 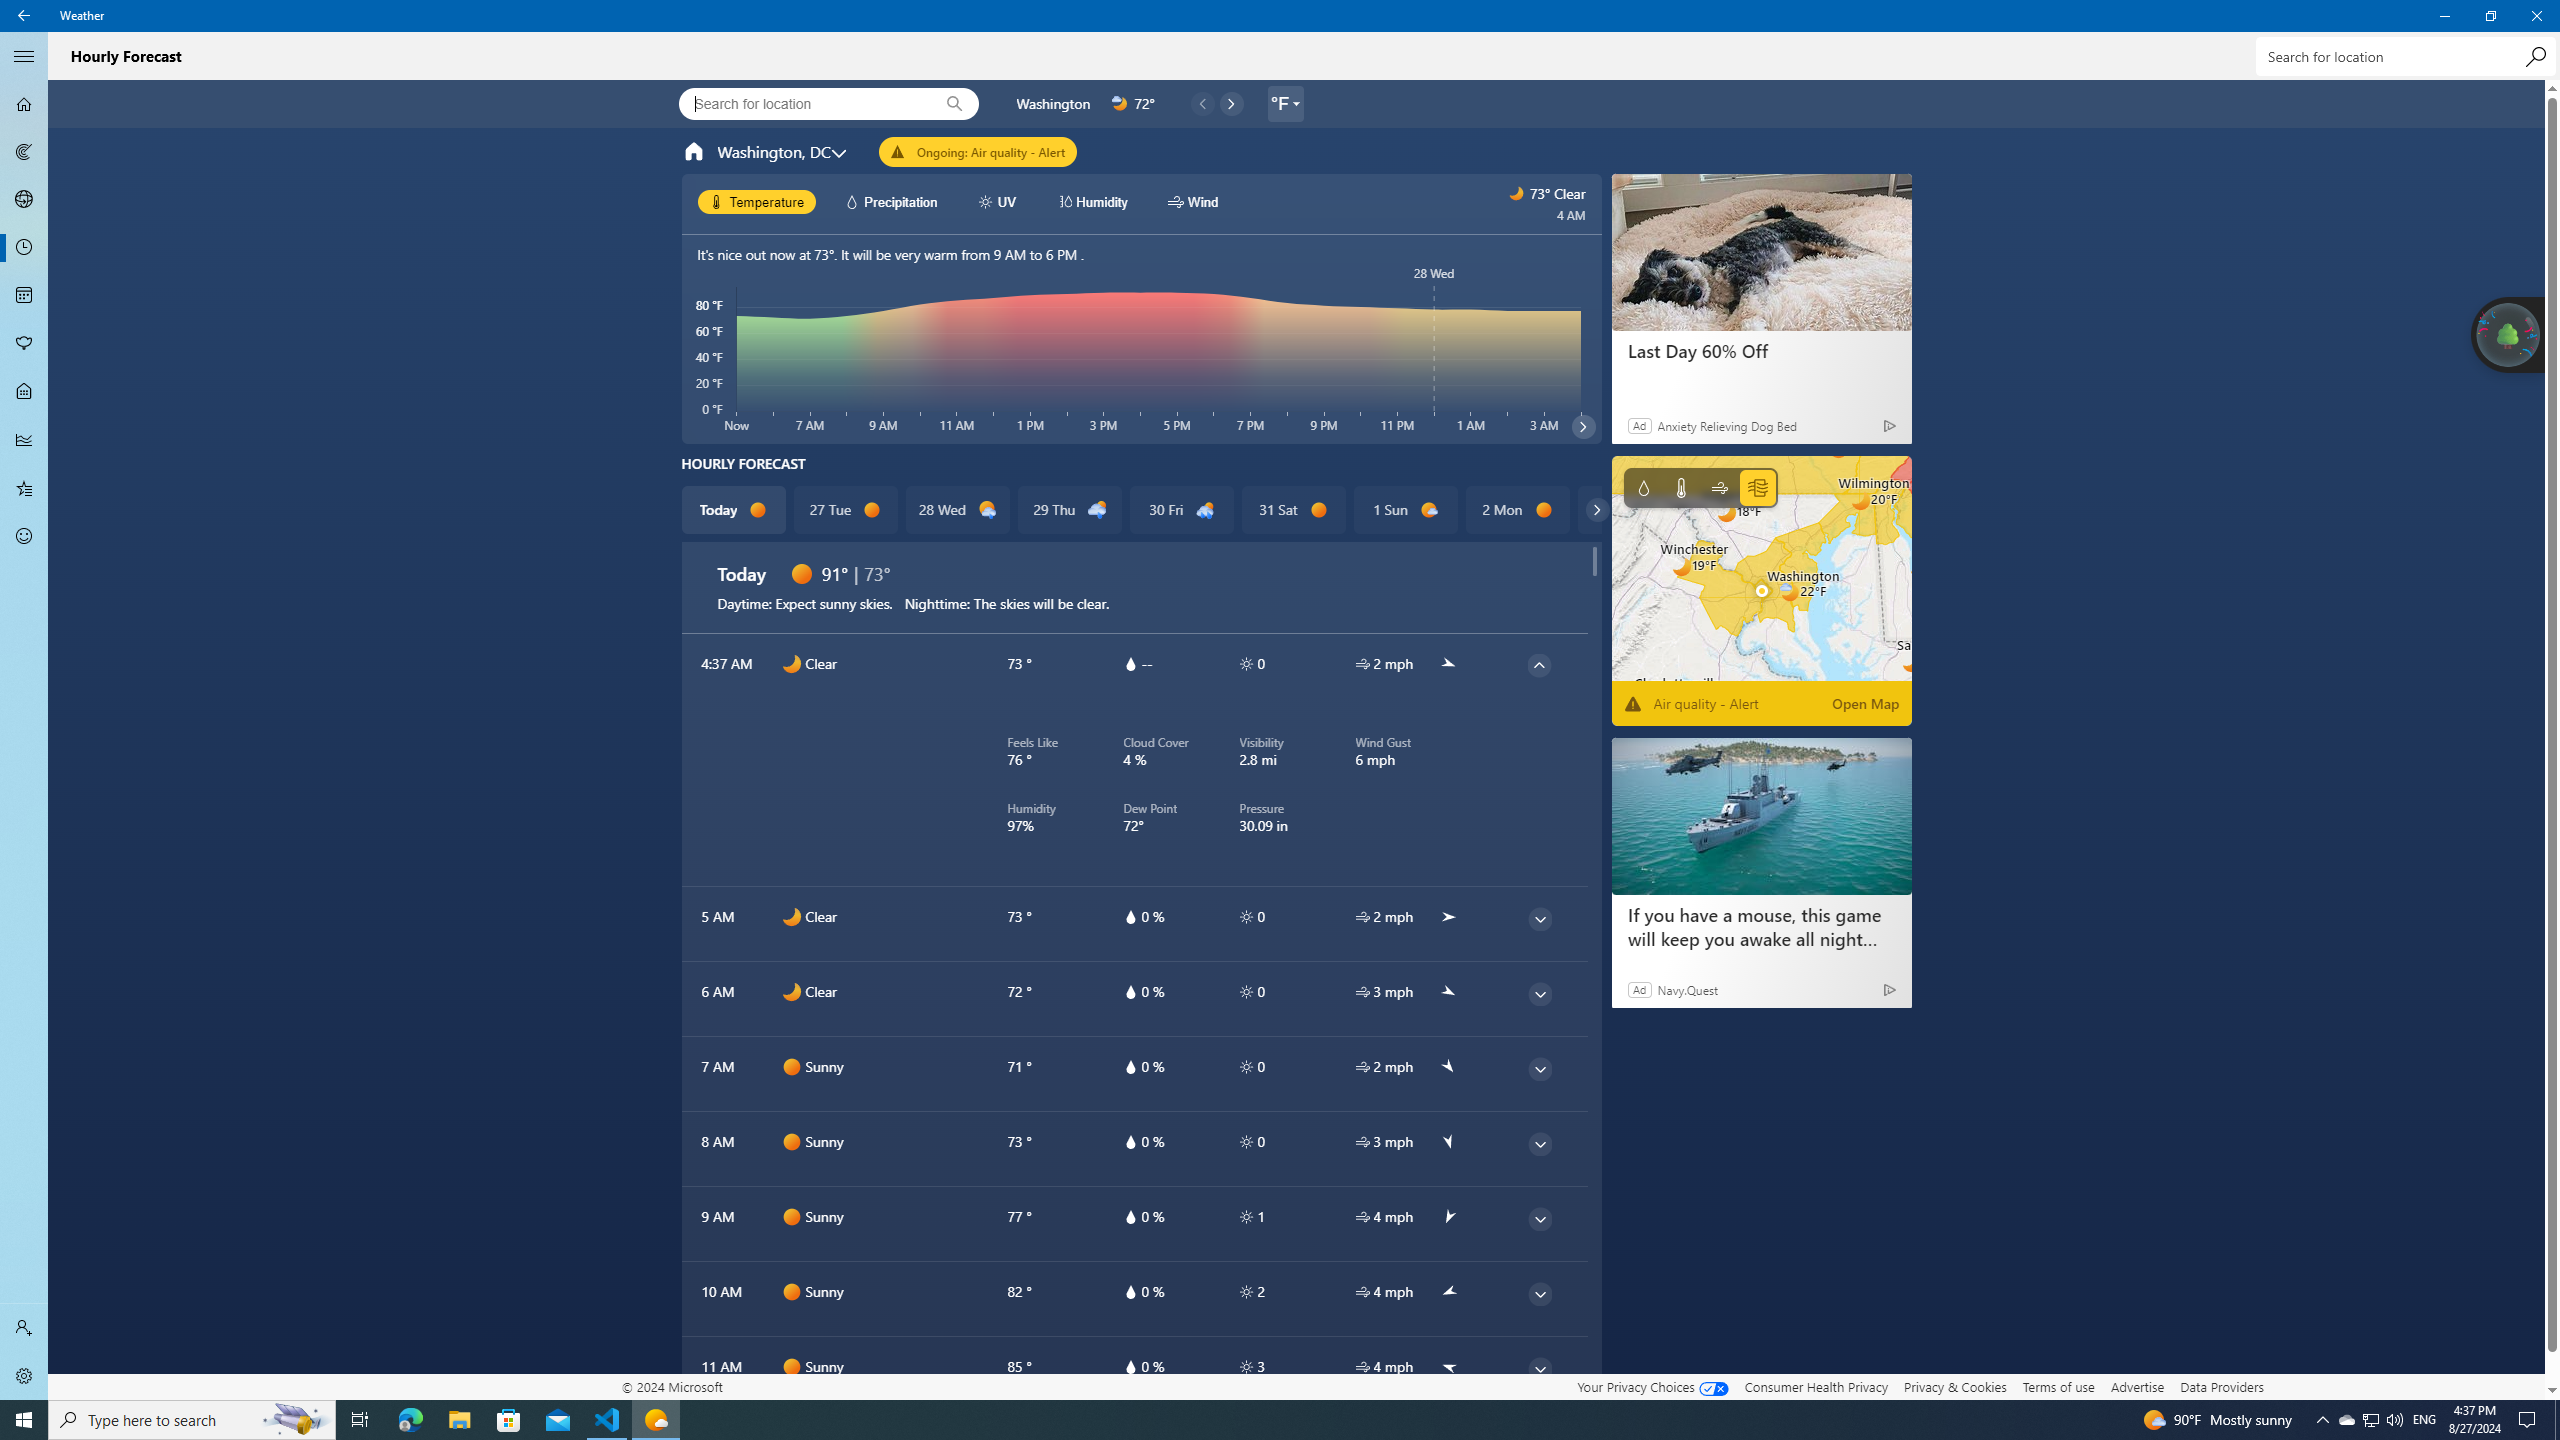 What do you see at coordinates (24, 438) in the screenshot?
I see `'Historical Weather - Not Selected'` at bounding box center [24, 438].